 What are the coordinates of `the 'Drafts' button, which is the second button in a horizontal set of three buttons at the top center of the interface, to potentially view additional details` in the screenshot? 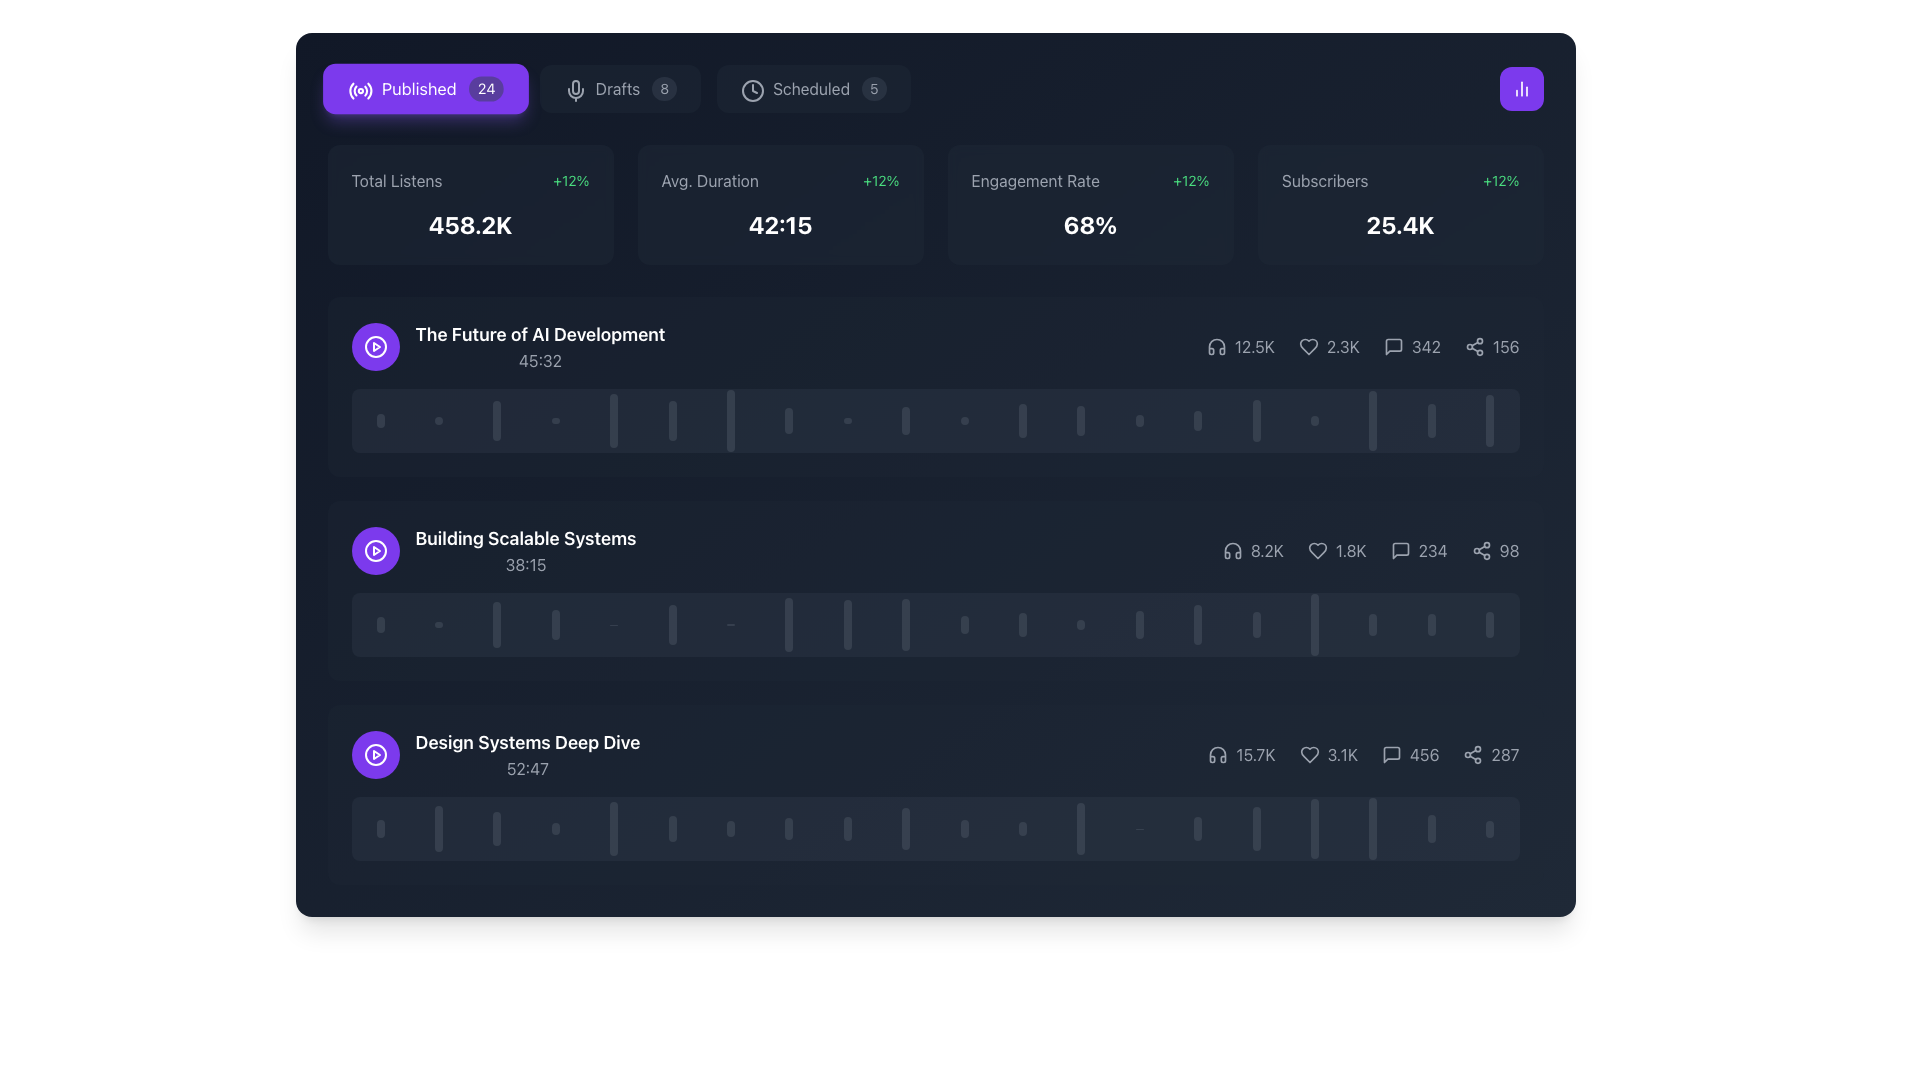 It's located at (618, 87).